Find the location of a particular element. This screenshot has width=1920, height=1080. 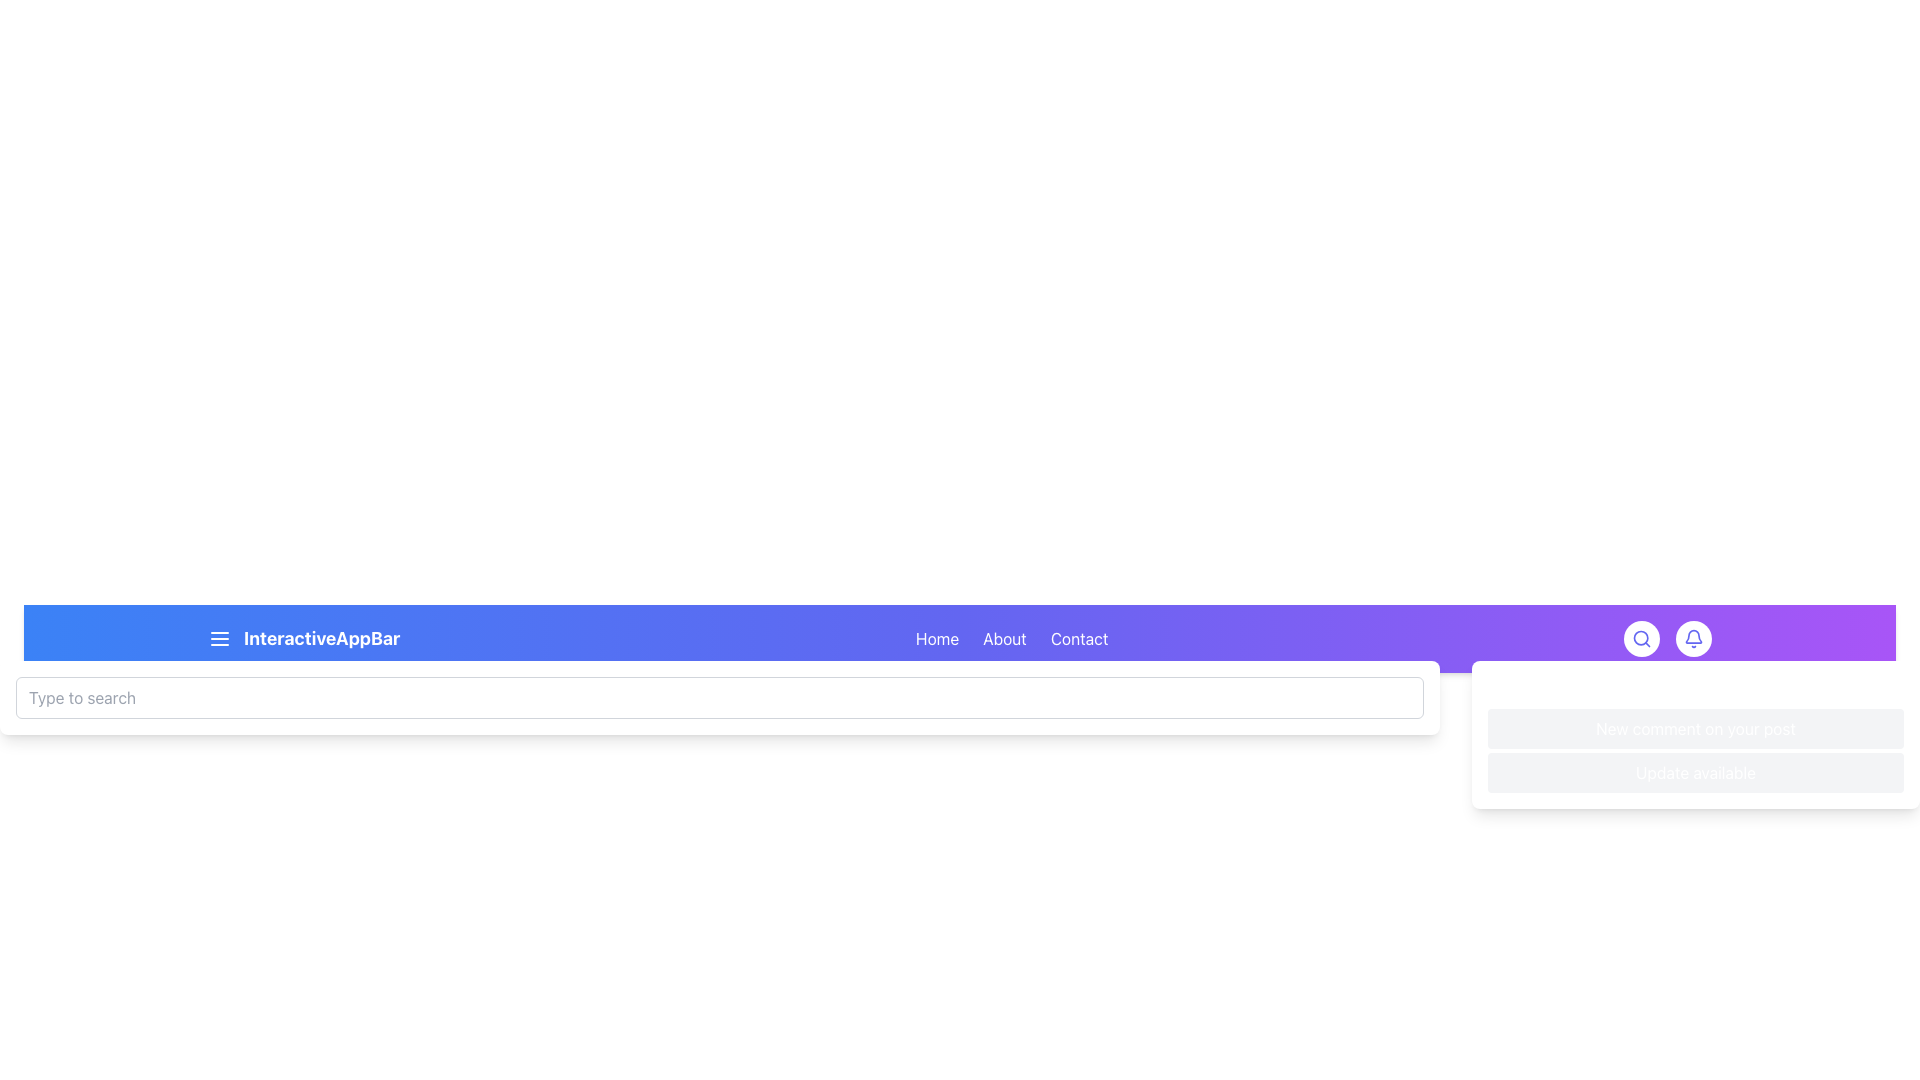

the notification button located at the top-right corner of the navigation bar, adjacent to the search icon is located at coordinates (1693, 639).